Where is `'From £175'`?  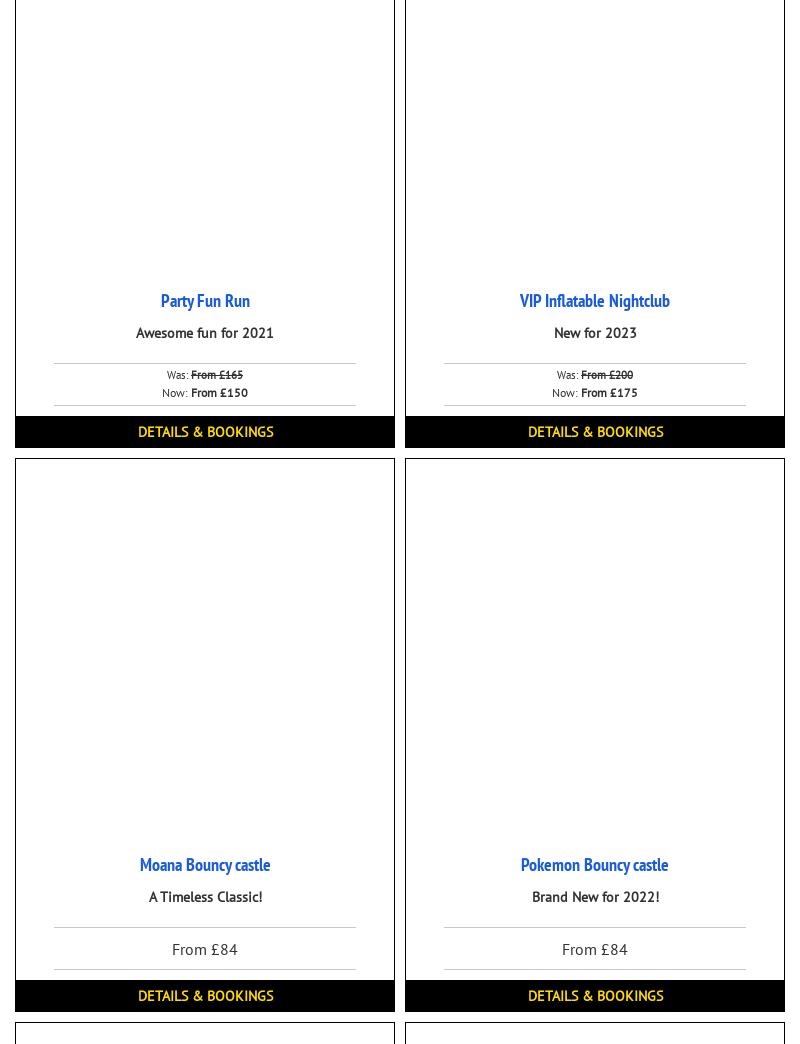
'From £175' is located at coordinates (609, 391).